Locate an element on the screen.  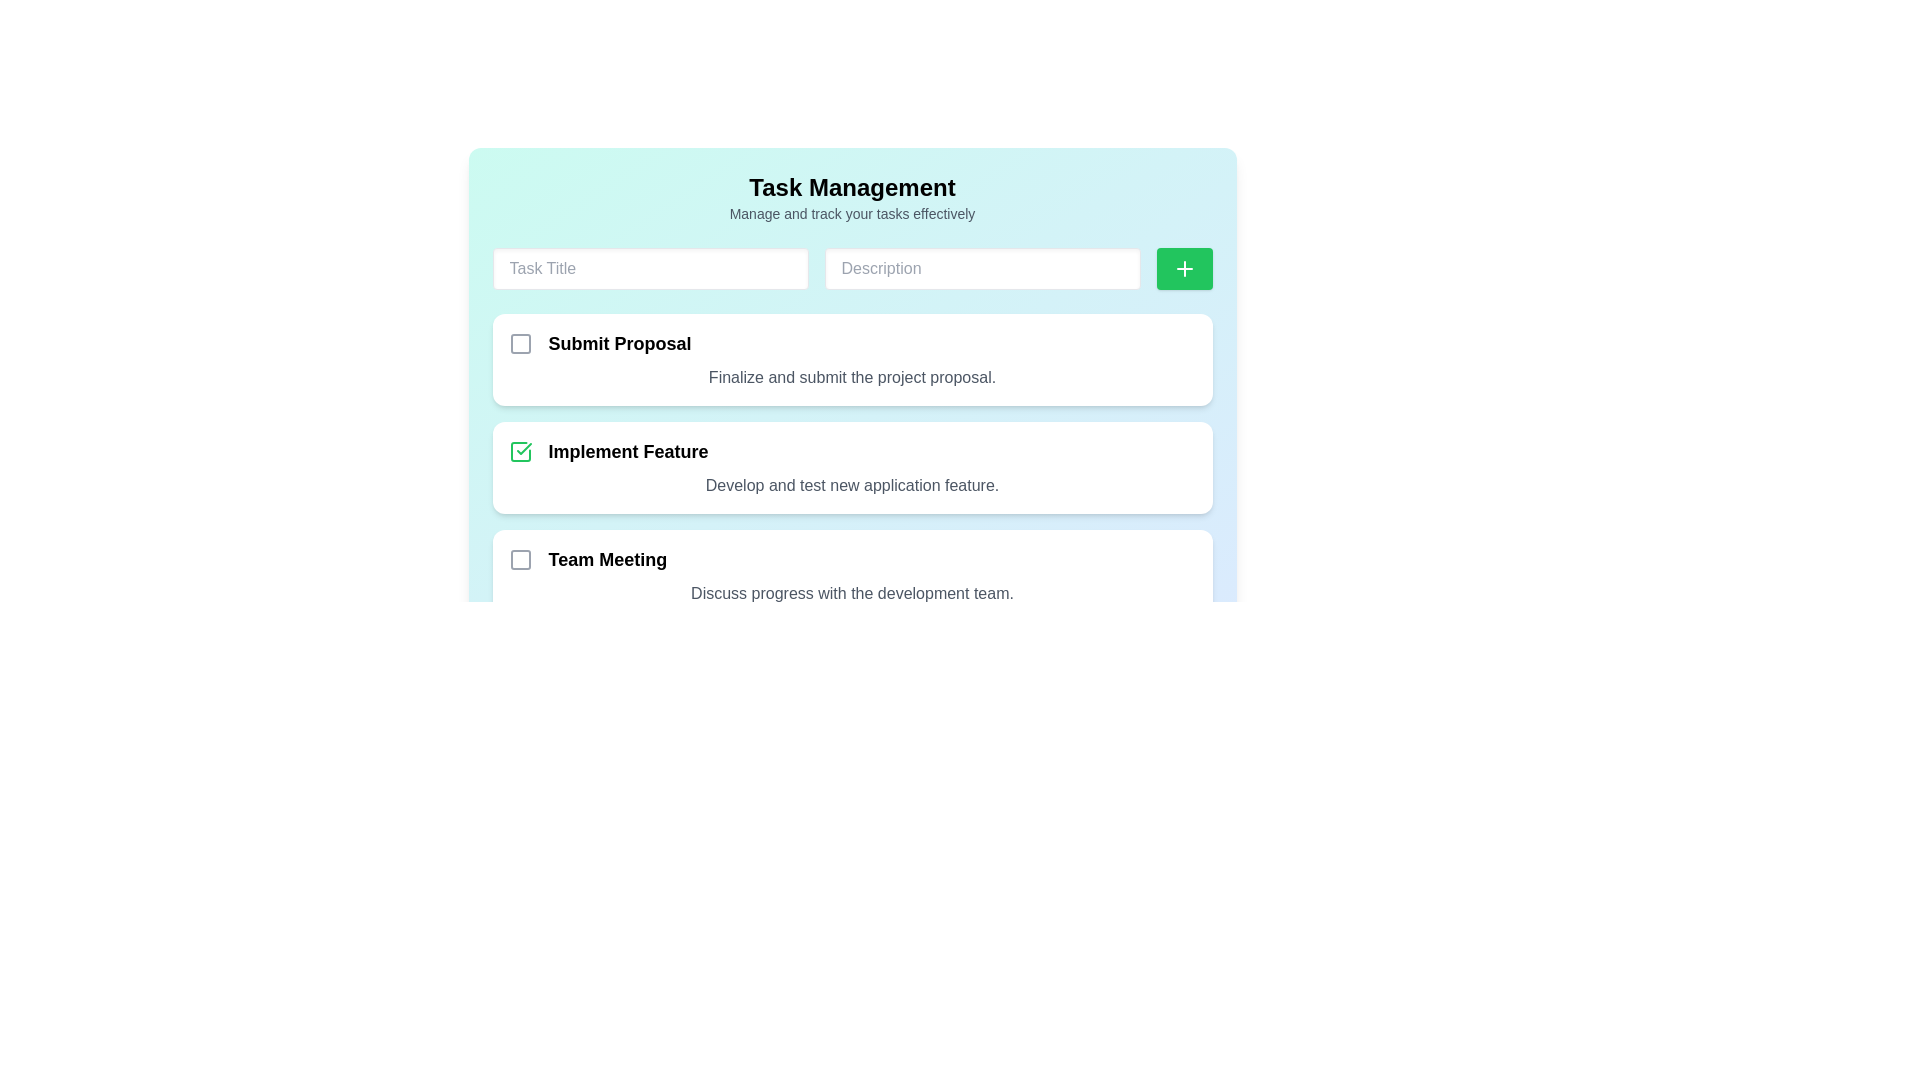
the bold text label reading 'Implement Feature' located in the second task item of the task list, which is positioned to the right of a green checkmark symbol is located at coordinates (627, 451).